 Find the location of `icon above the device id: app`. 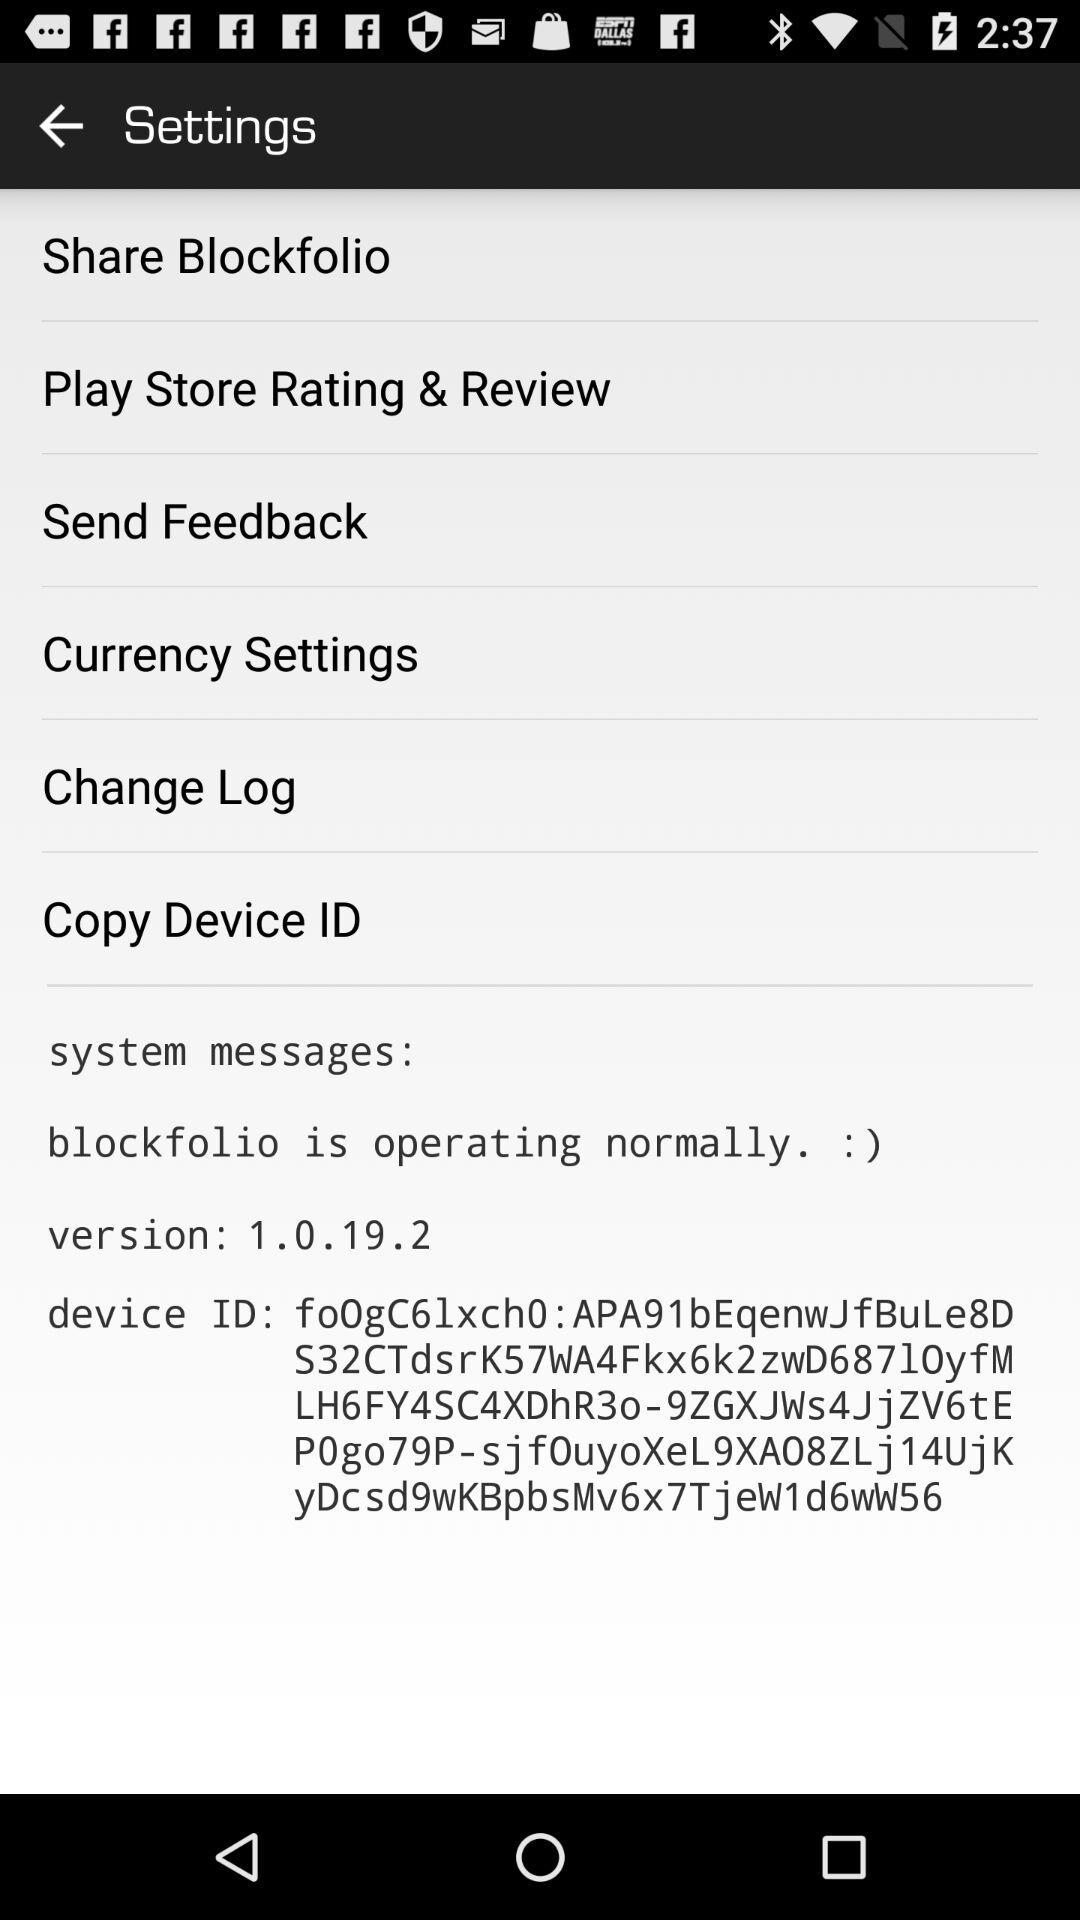

icon above the device id: app is located at coordinates (338, 1232).